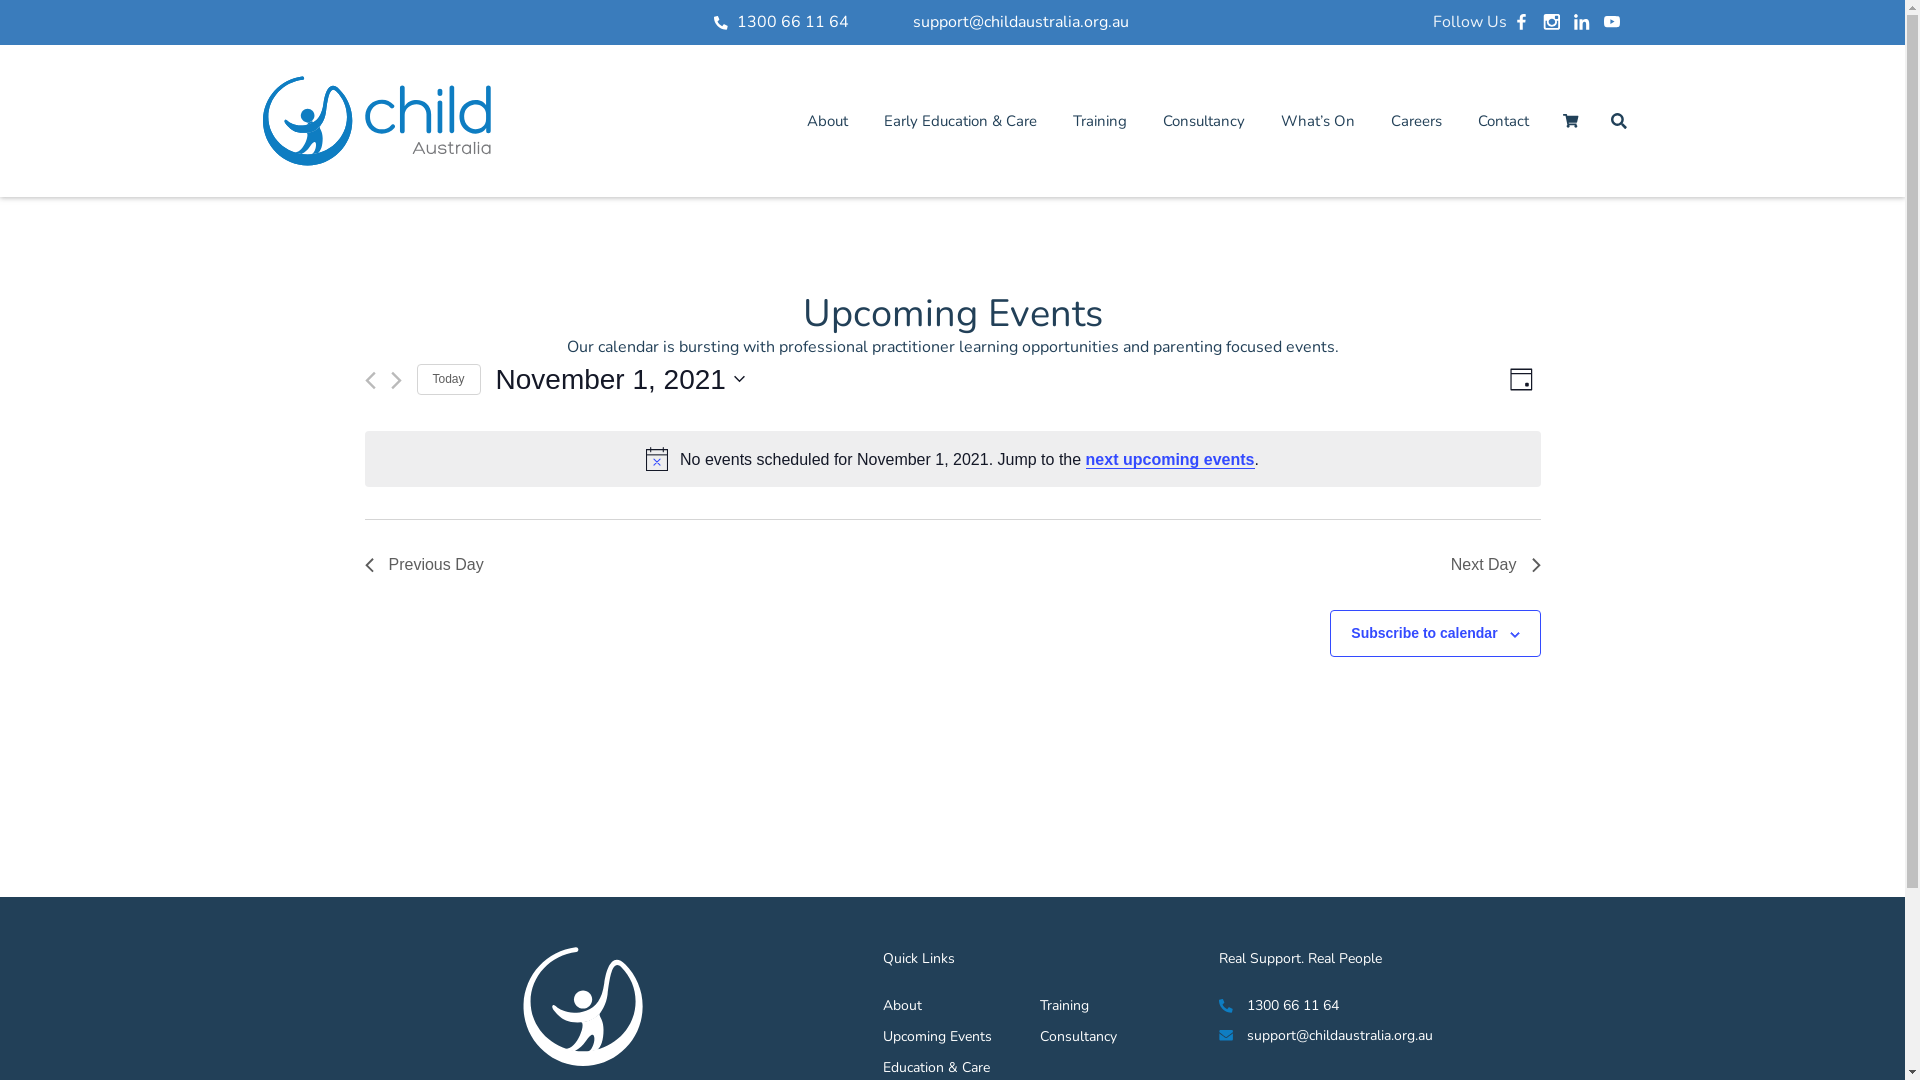 The width and height of the screenshot is (1920, 1080). Describe the element at coordinates (619, 380) in the screenshot. I see `'November 1, 2021'` at that location.